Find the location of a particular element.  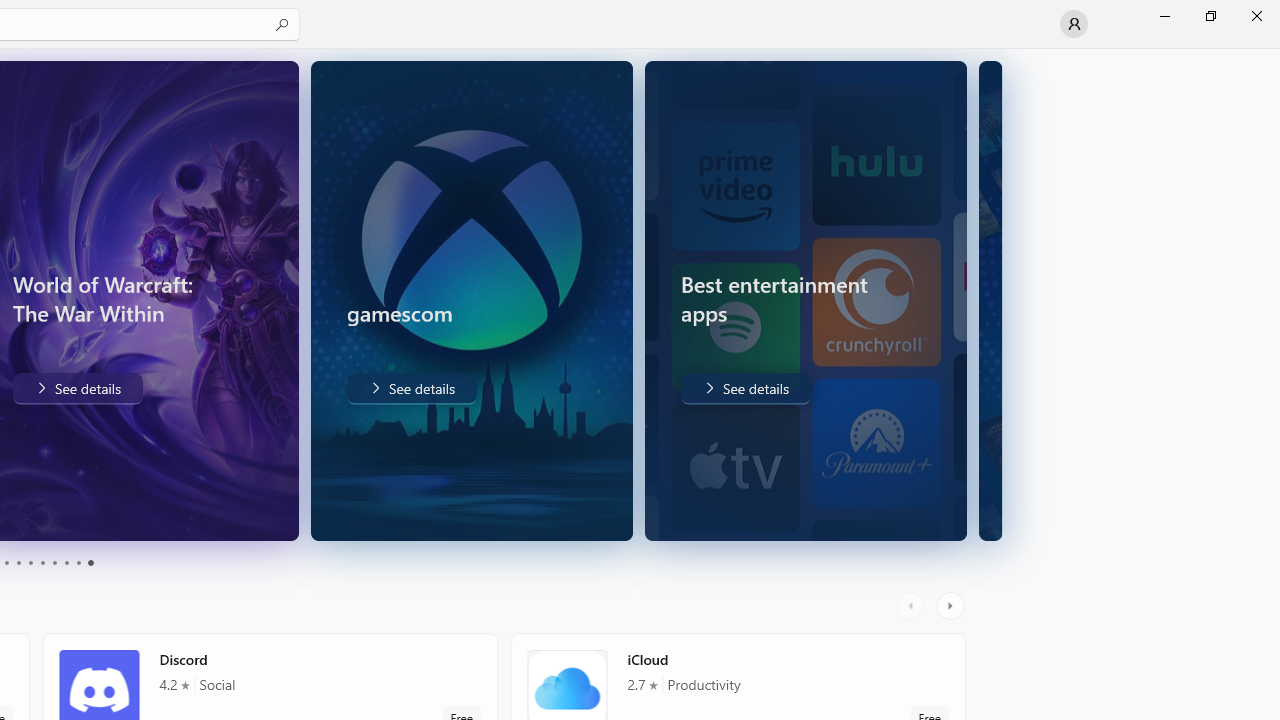

'Page 6' is located at coordinates (42, 563).